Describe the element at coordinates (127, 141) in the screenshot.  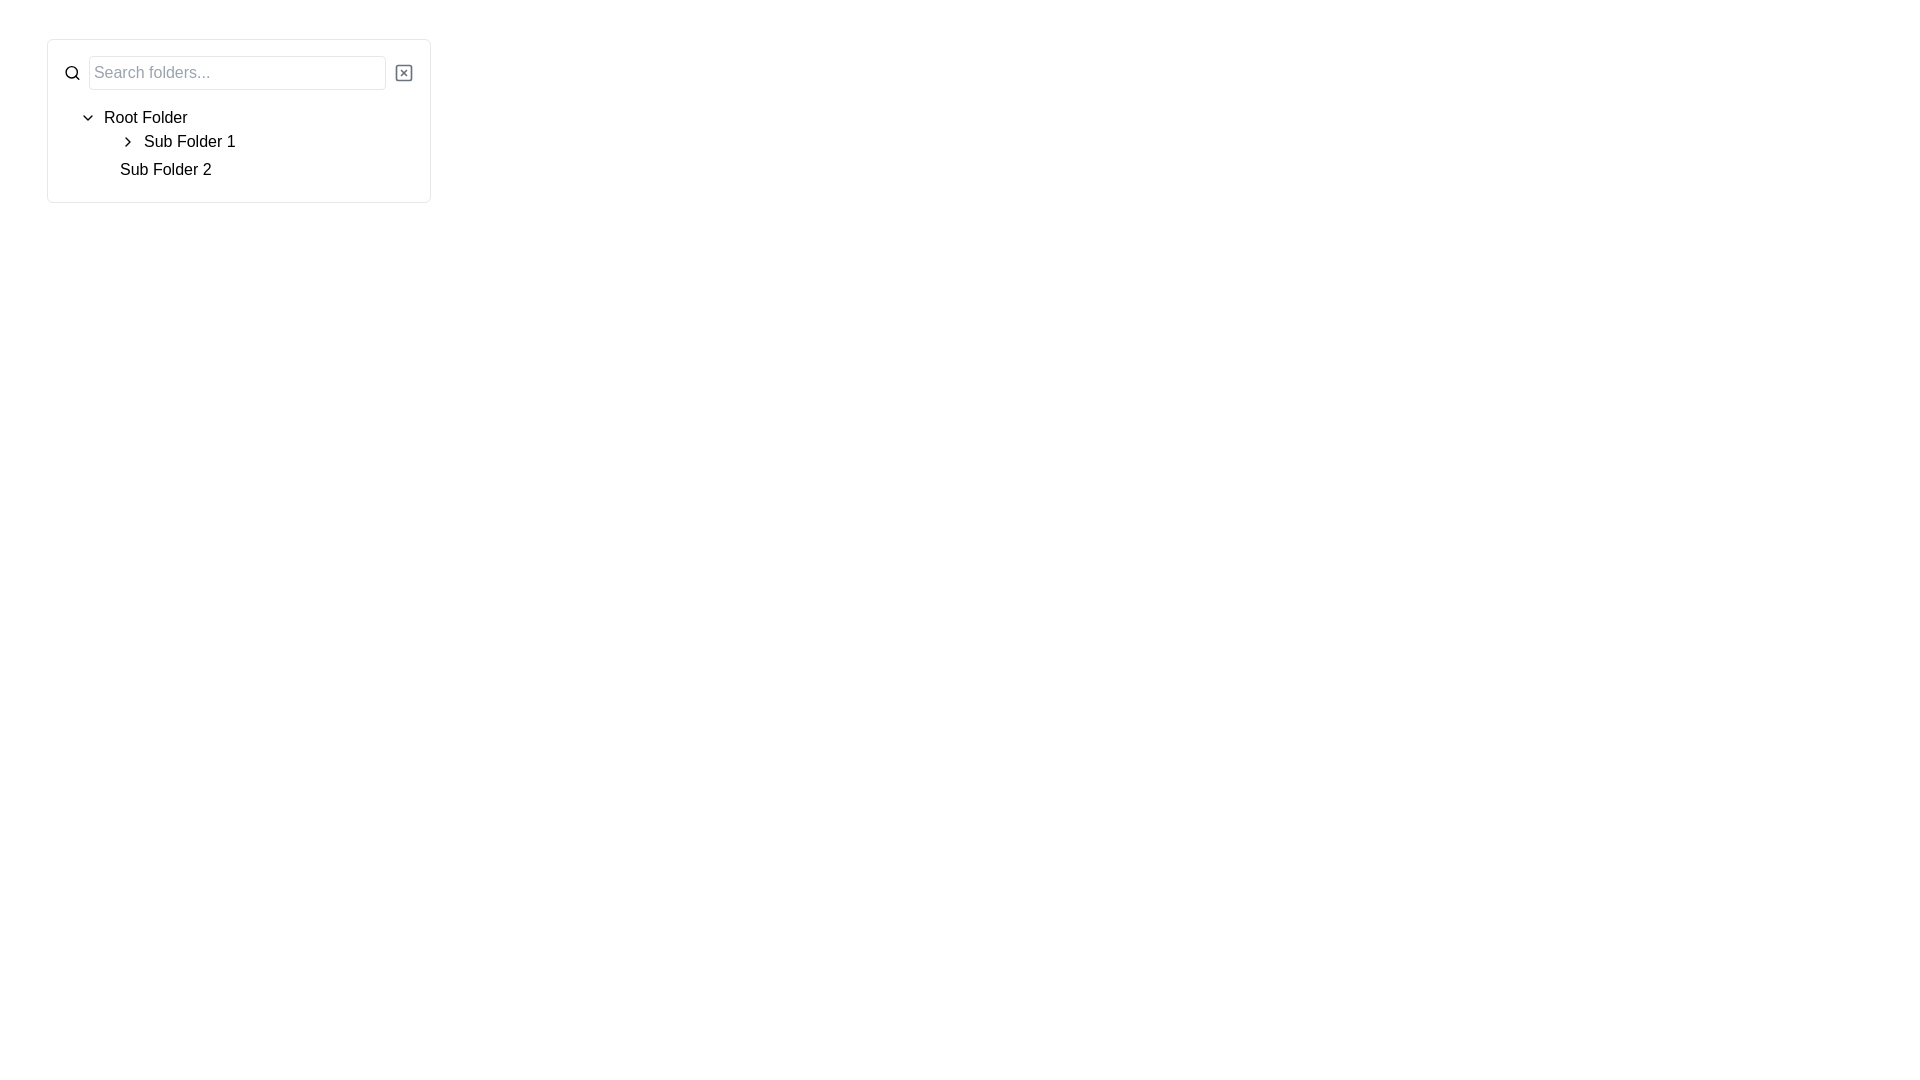
I see `the right-pointing chevron icon located to the left of 'Sub Folder 1'` at that location.